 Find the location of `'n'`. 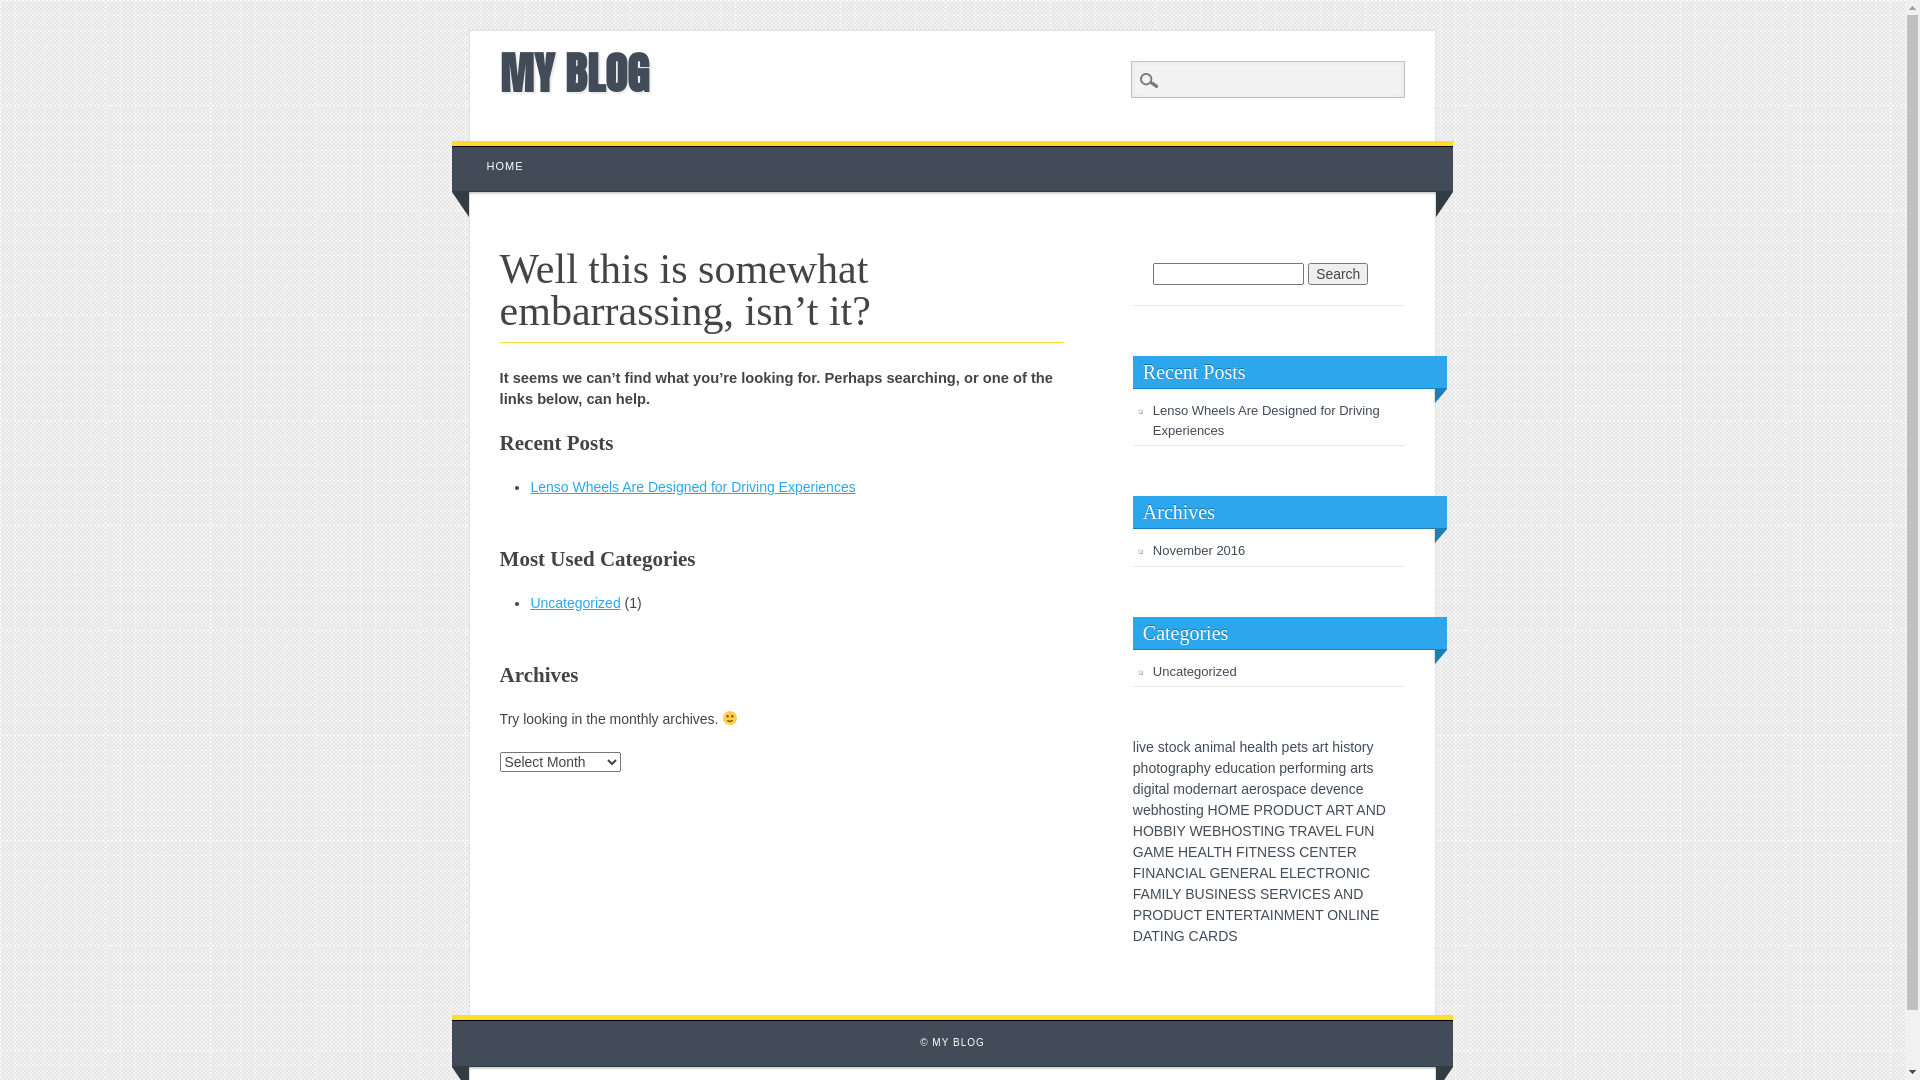

'n' is located at coordinates (1216, 788).